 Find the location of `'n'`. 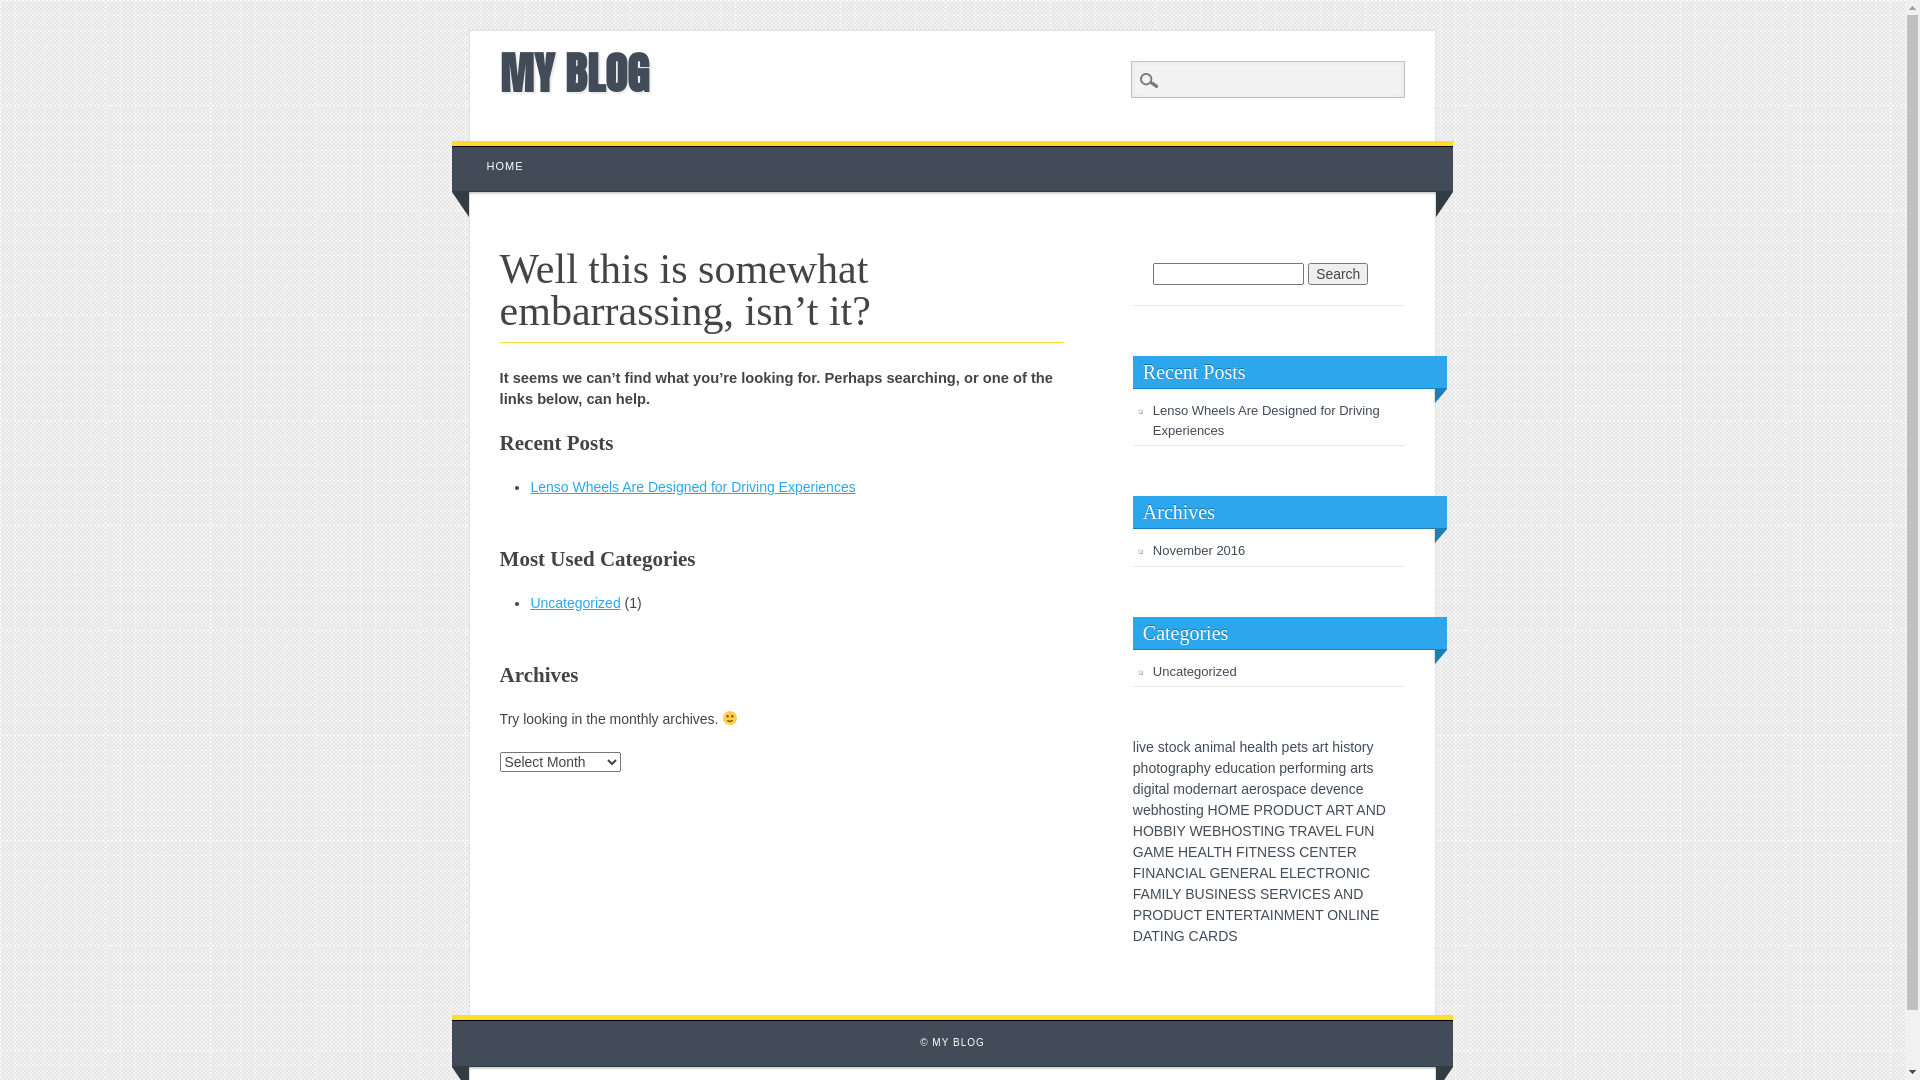

'n' is located at coordinates (1216, 788).